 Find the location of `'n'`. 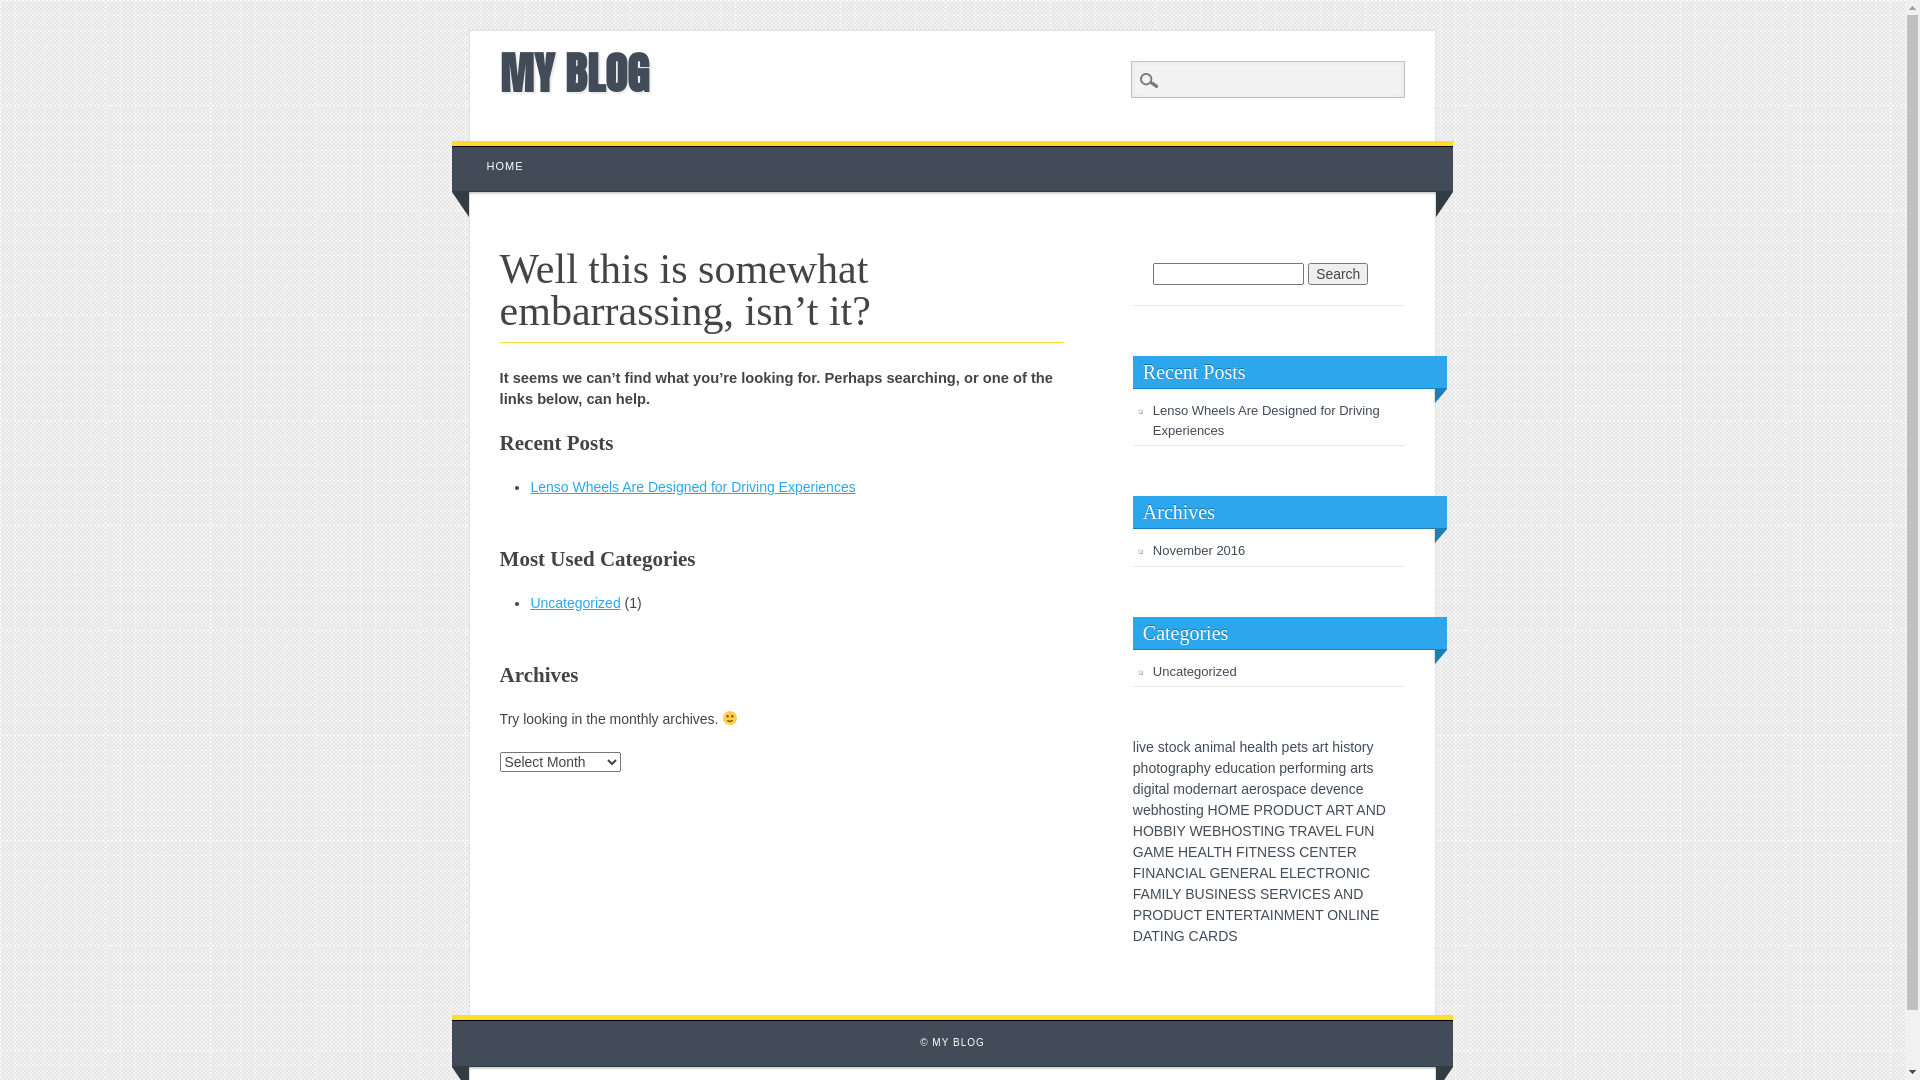

'n' is located at coordinates (1216, 788).